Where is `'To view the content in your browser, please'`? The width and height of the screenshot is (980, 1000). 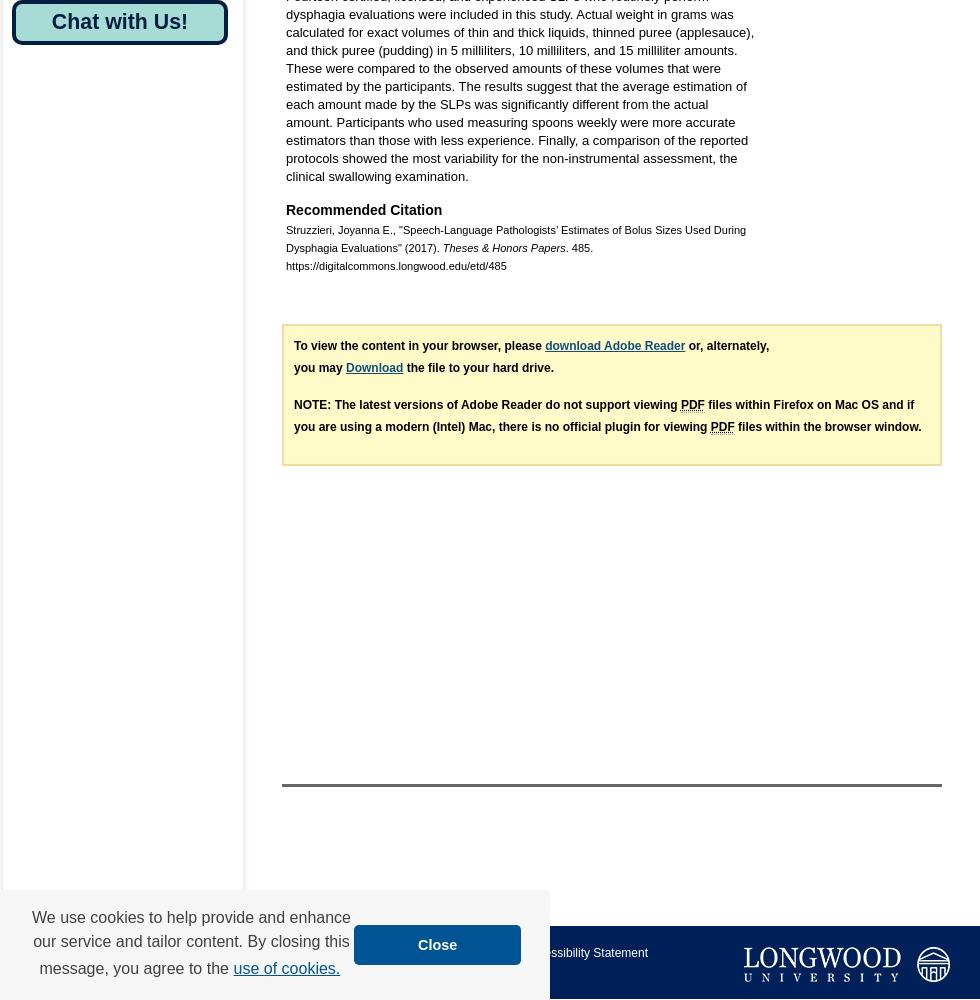
'To view the content in your browser, please' is located at coordinates (294, 344).